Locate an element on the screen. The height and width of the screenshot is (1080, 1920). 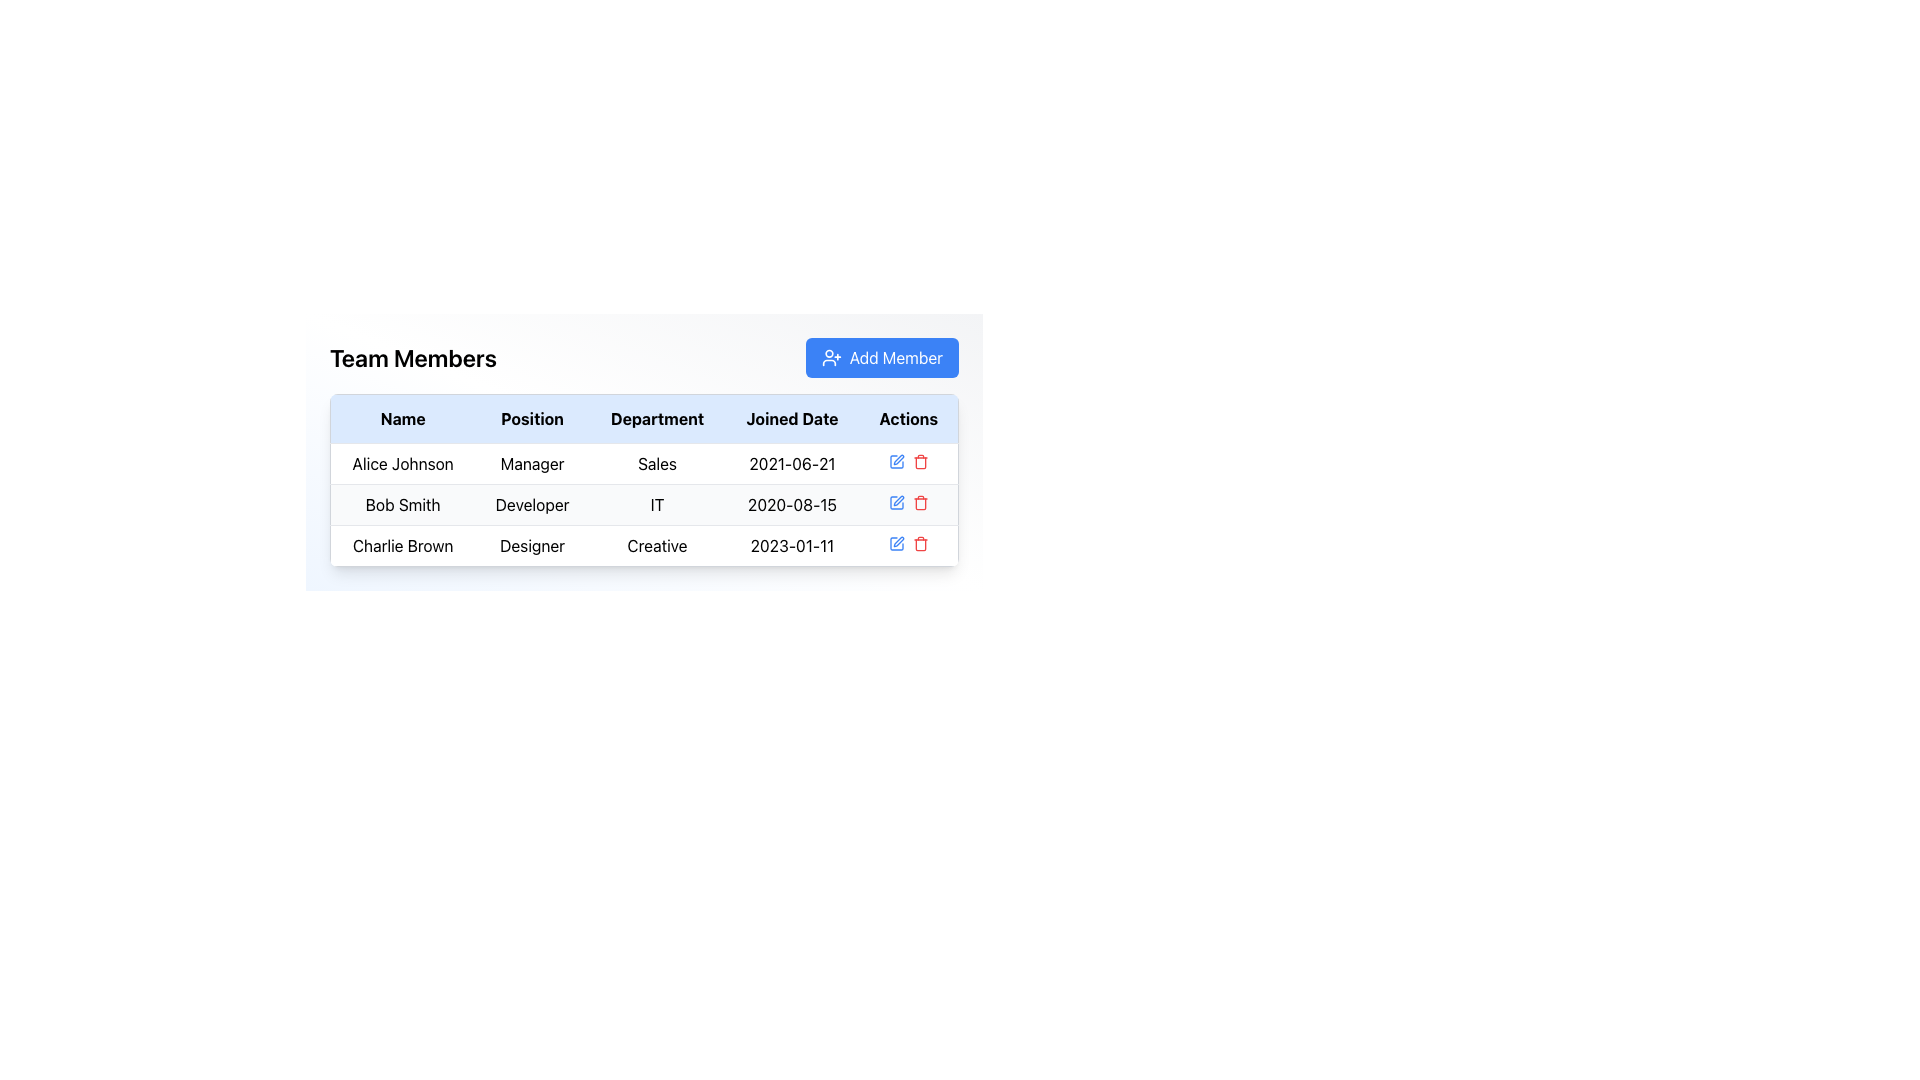
the 'Department' column header in the table, which is the third header located between 'Position' and 'Joined Date' is located at coordinates (657, 418).